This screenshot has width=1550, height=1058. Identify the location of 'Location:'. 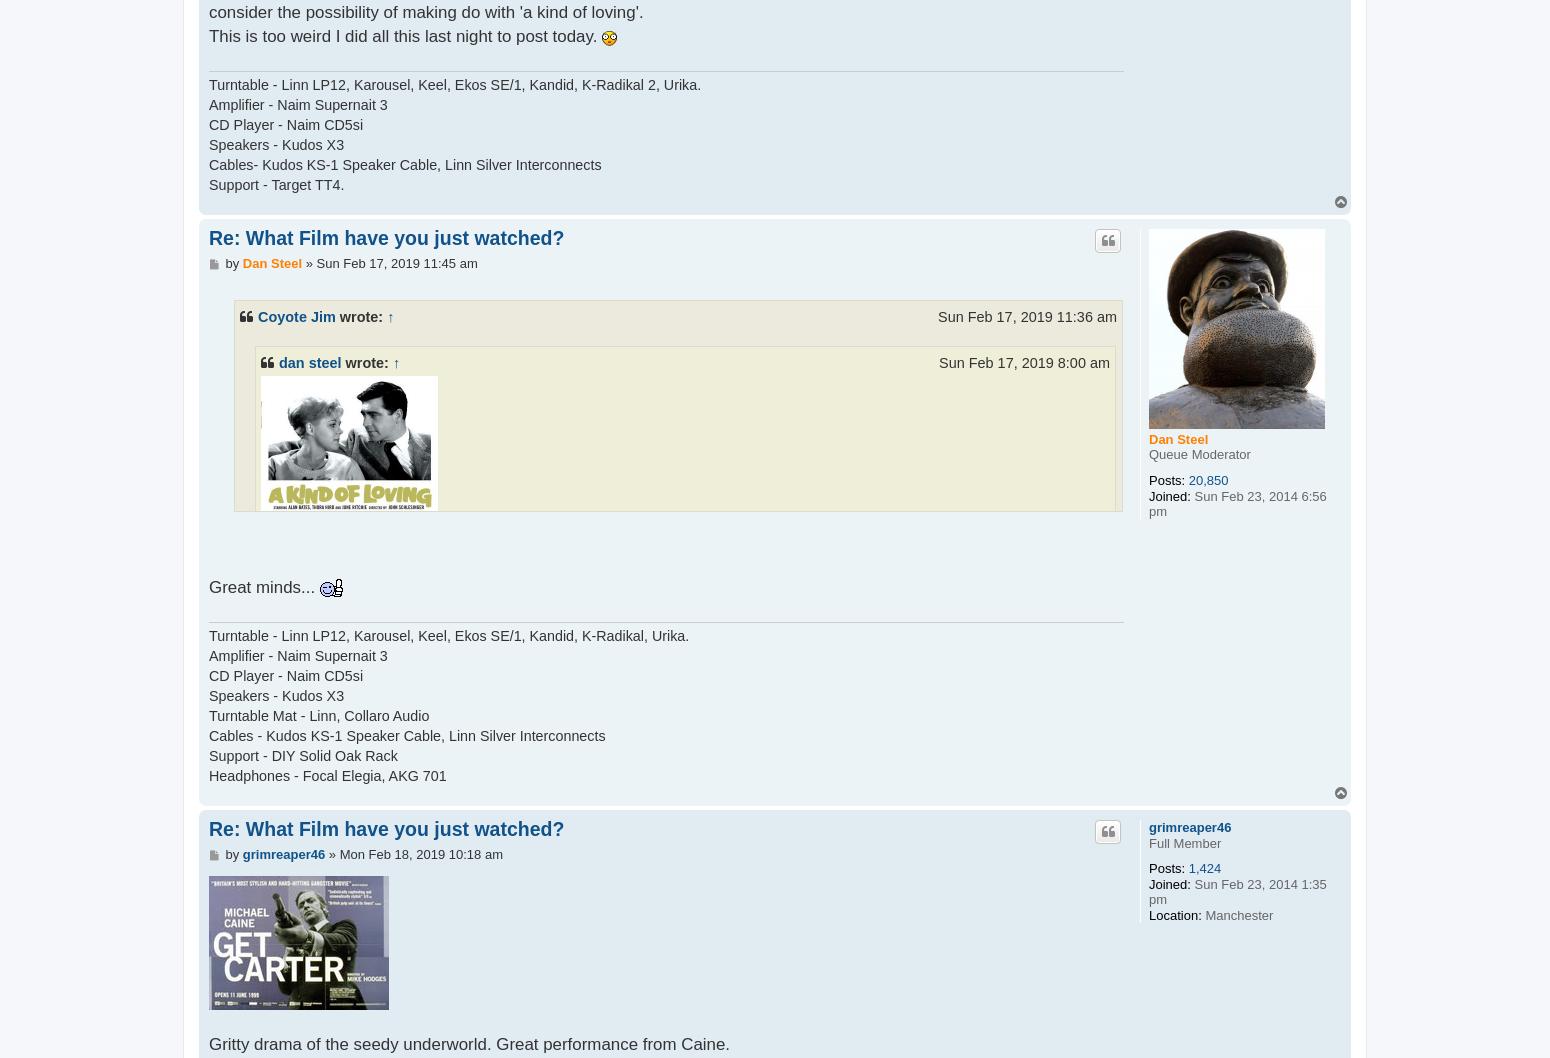
(1175, 914).